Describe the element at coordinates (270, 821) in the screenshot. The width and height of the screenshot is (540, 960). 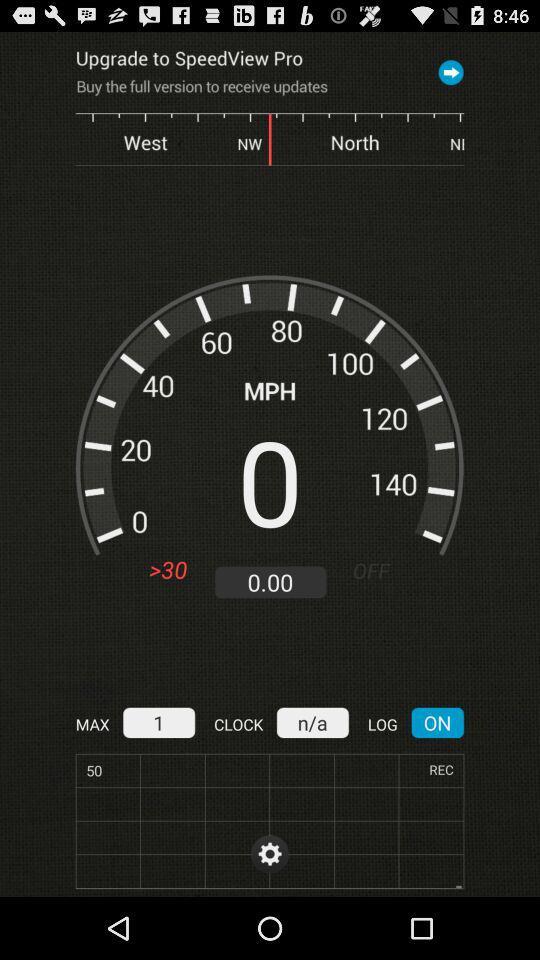
I see `the icon below 1 app` at that location.